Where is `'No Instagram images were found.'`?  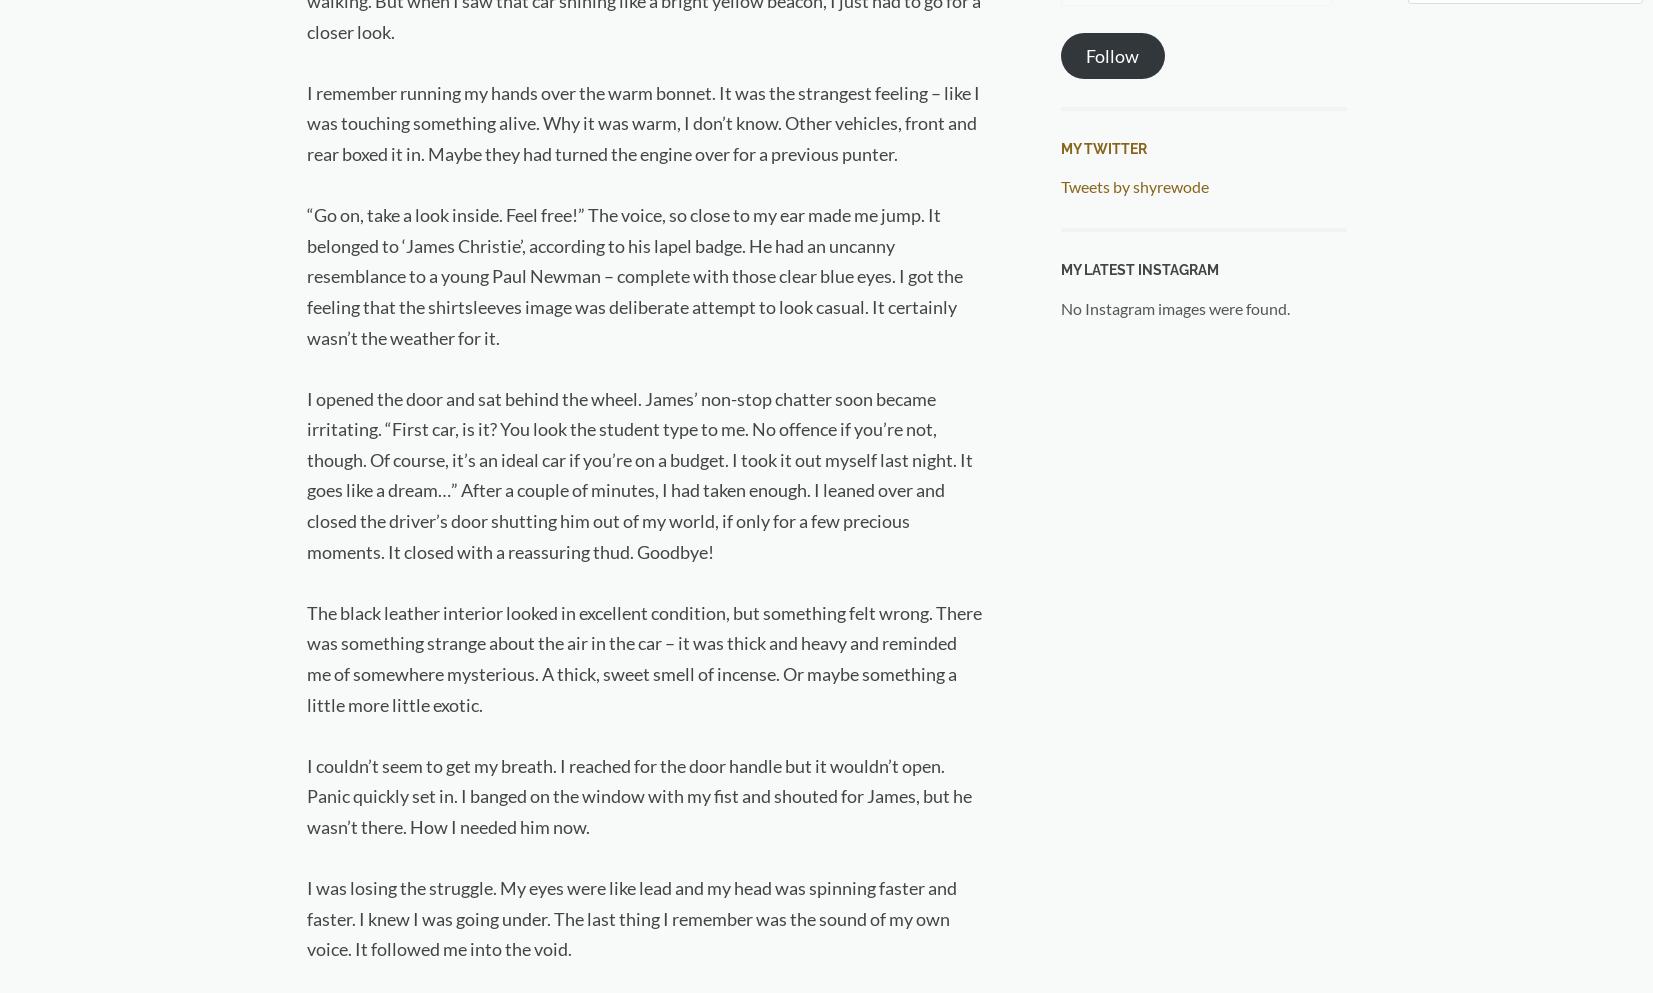
'No Instagram images were found.' is located at coordinates (1174, 306).